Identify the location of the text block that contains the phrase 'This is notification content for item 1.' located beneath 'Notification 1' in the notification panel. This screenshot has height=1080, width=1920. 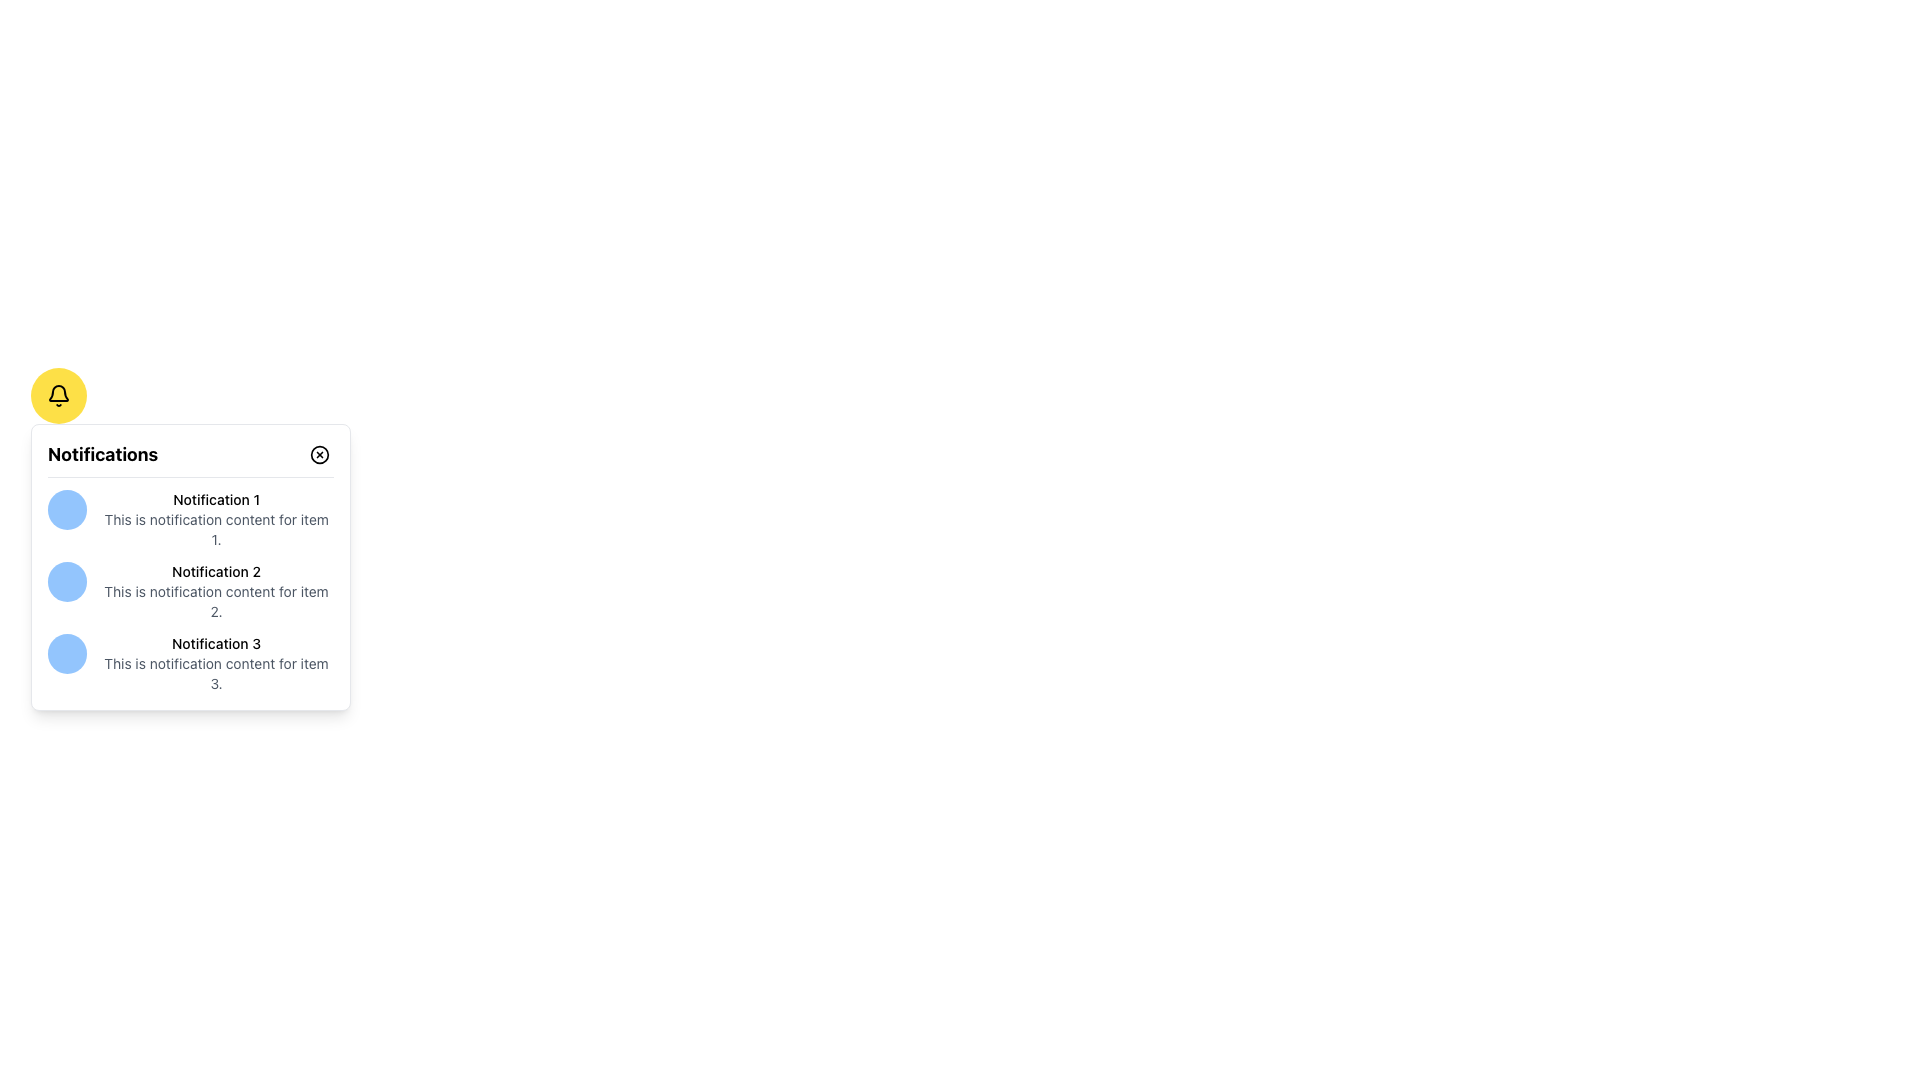
(216, 528).